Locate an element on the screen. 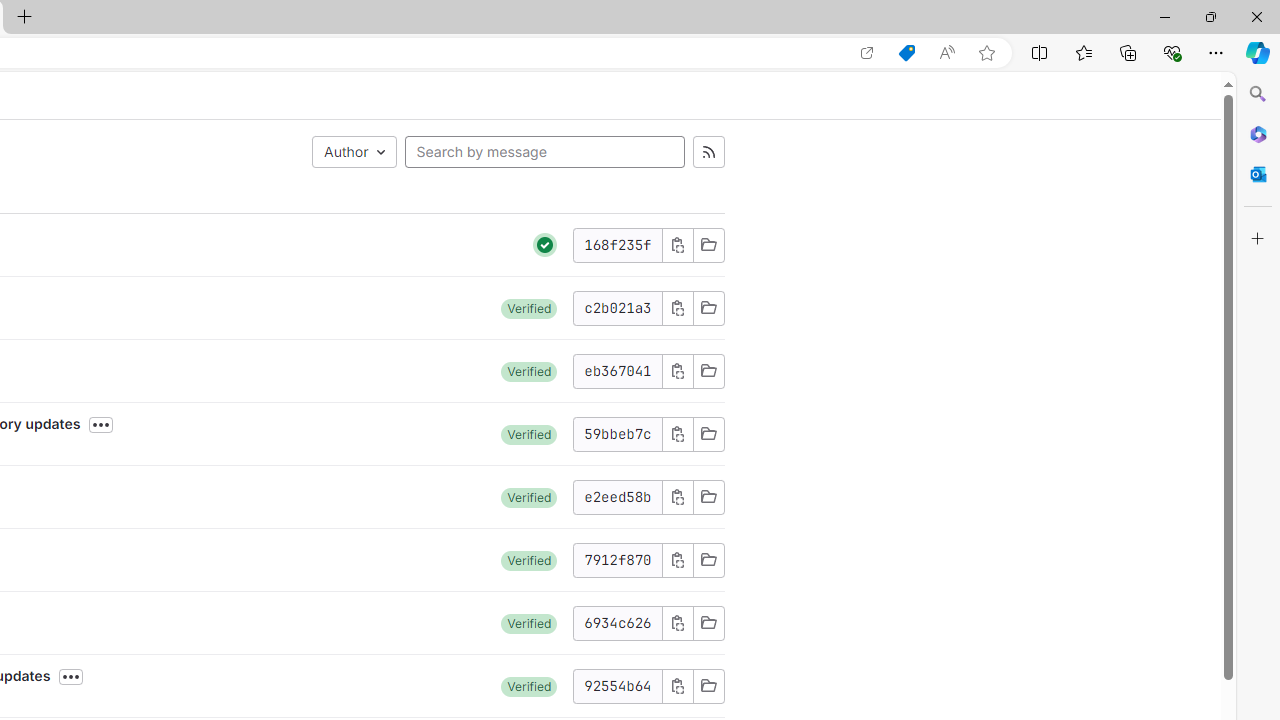  'Microsoft 365' is located at coordinates (1257, 133).